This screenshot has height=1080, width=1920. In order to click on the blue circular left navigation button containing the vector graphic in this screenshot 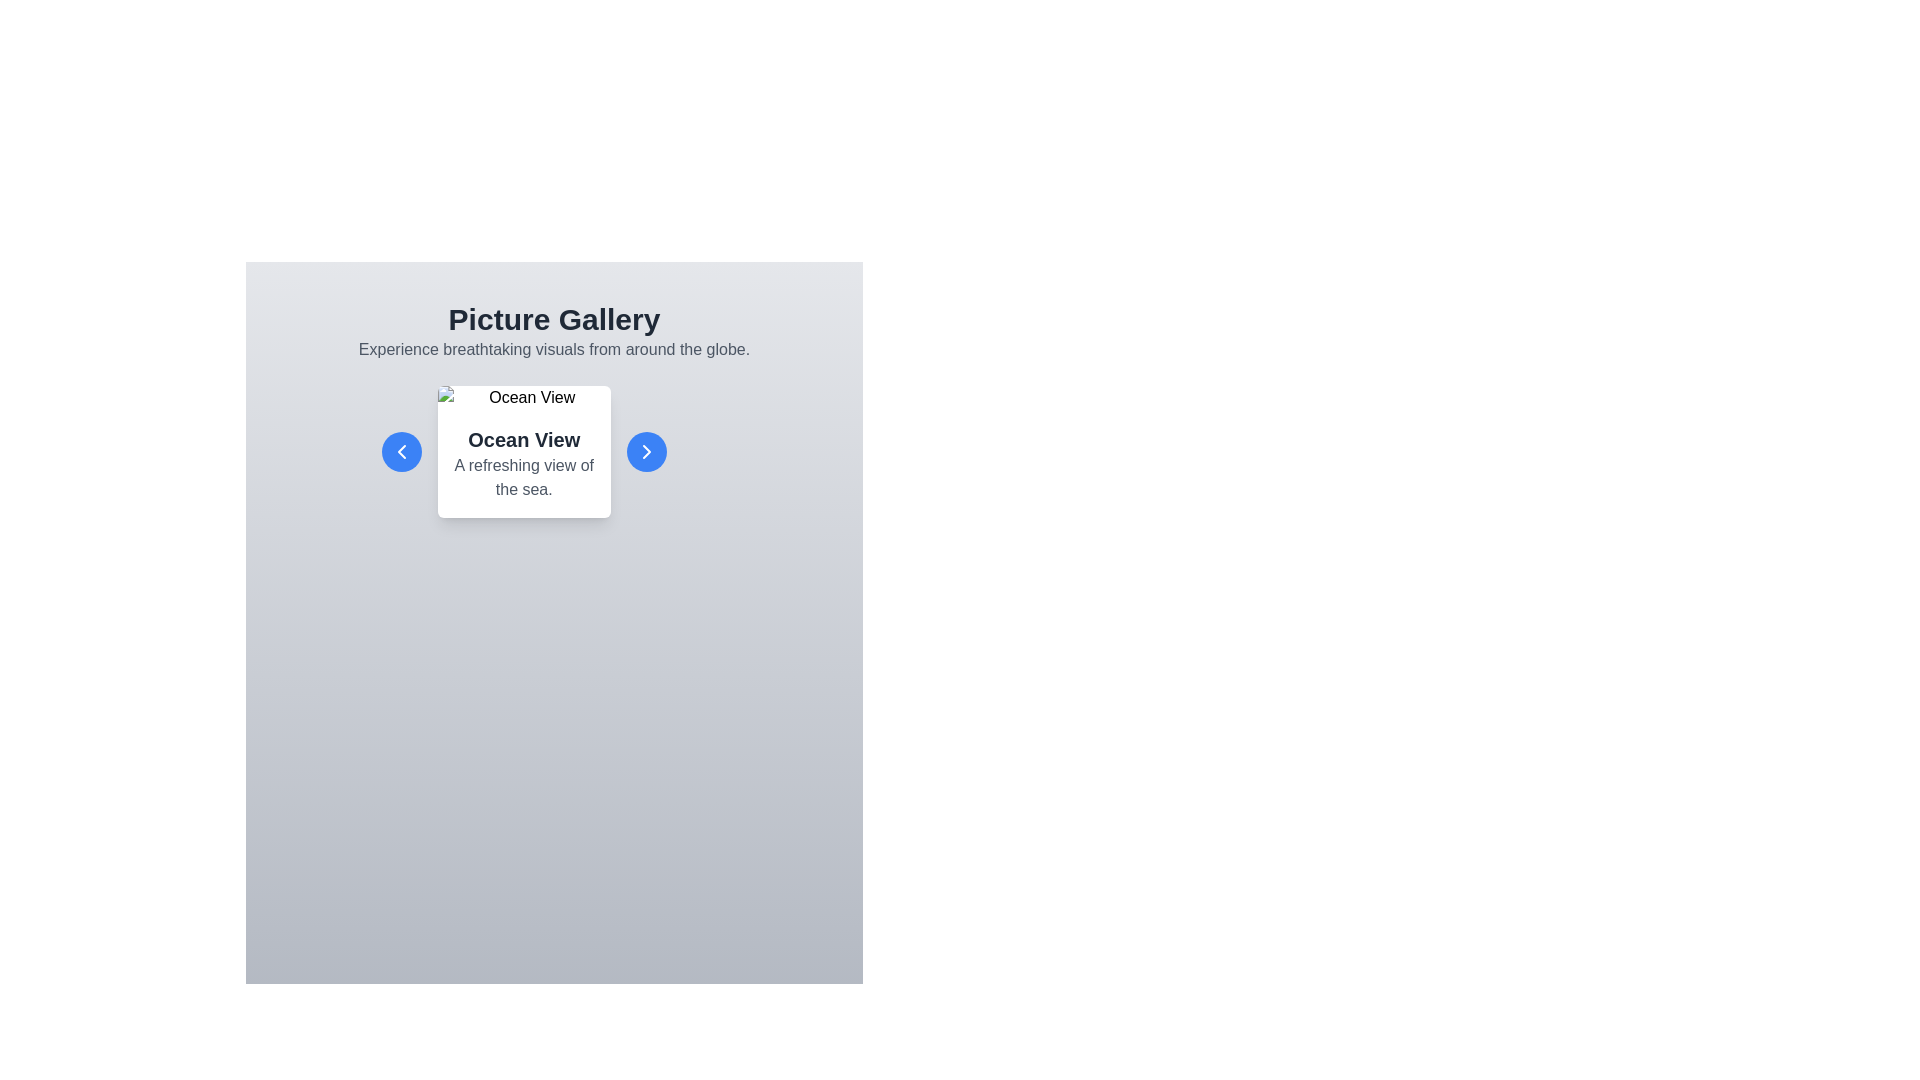, I will do `click(401, 451)`.